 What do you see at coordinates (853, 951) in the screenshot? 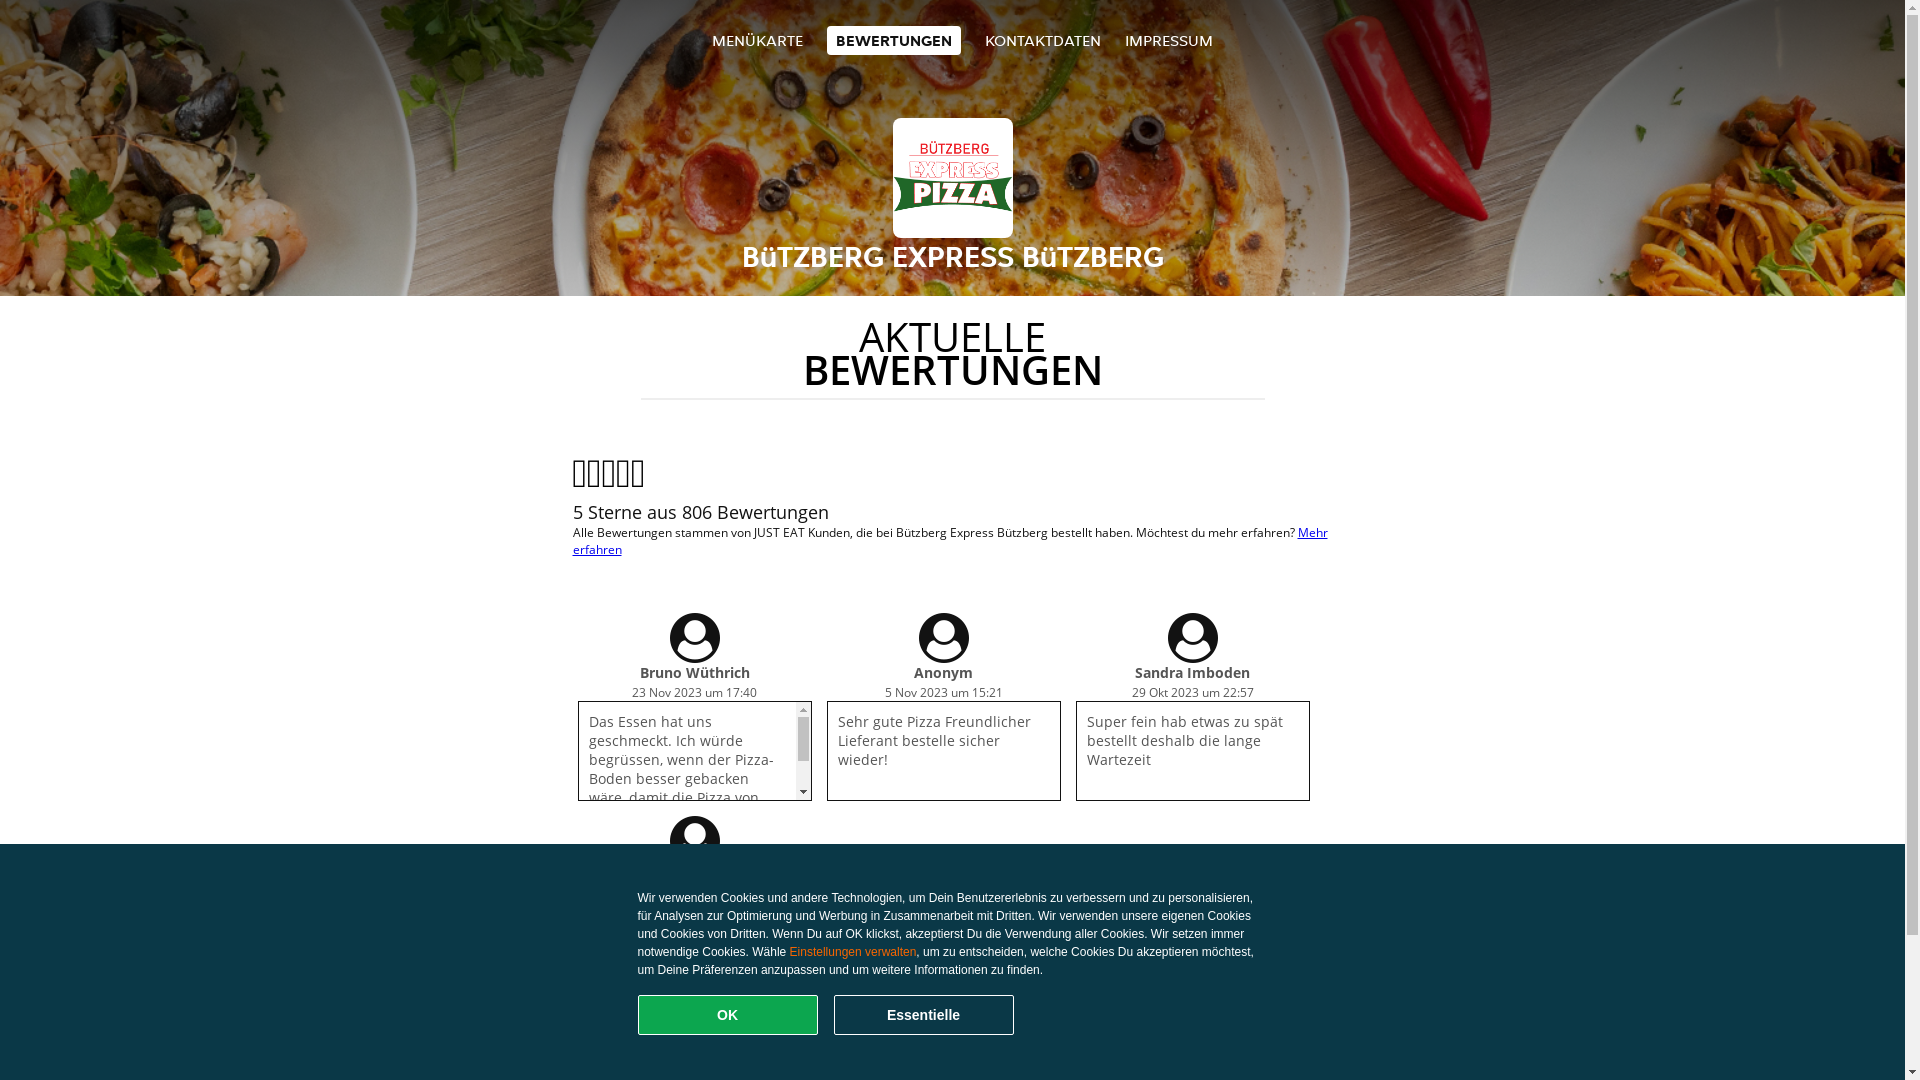
I see `'Einstellungen verwalten'` at bounding box center [853, 951].